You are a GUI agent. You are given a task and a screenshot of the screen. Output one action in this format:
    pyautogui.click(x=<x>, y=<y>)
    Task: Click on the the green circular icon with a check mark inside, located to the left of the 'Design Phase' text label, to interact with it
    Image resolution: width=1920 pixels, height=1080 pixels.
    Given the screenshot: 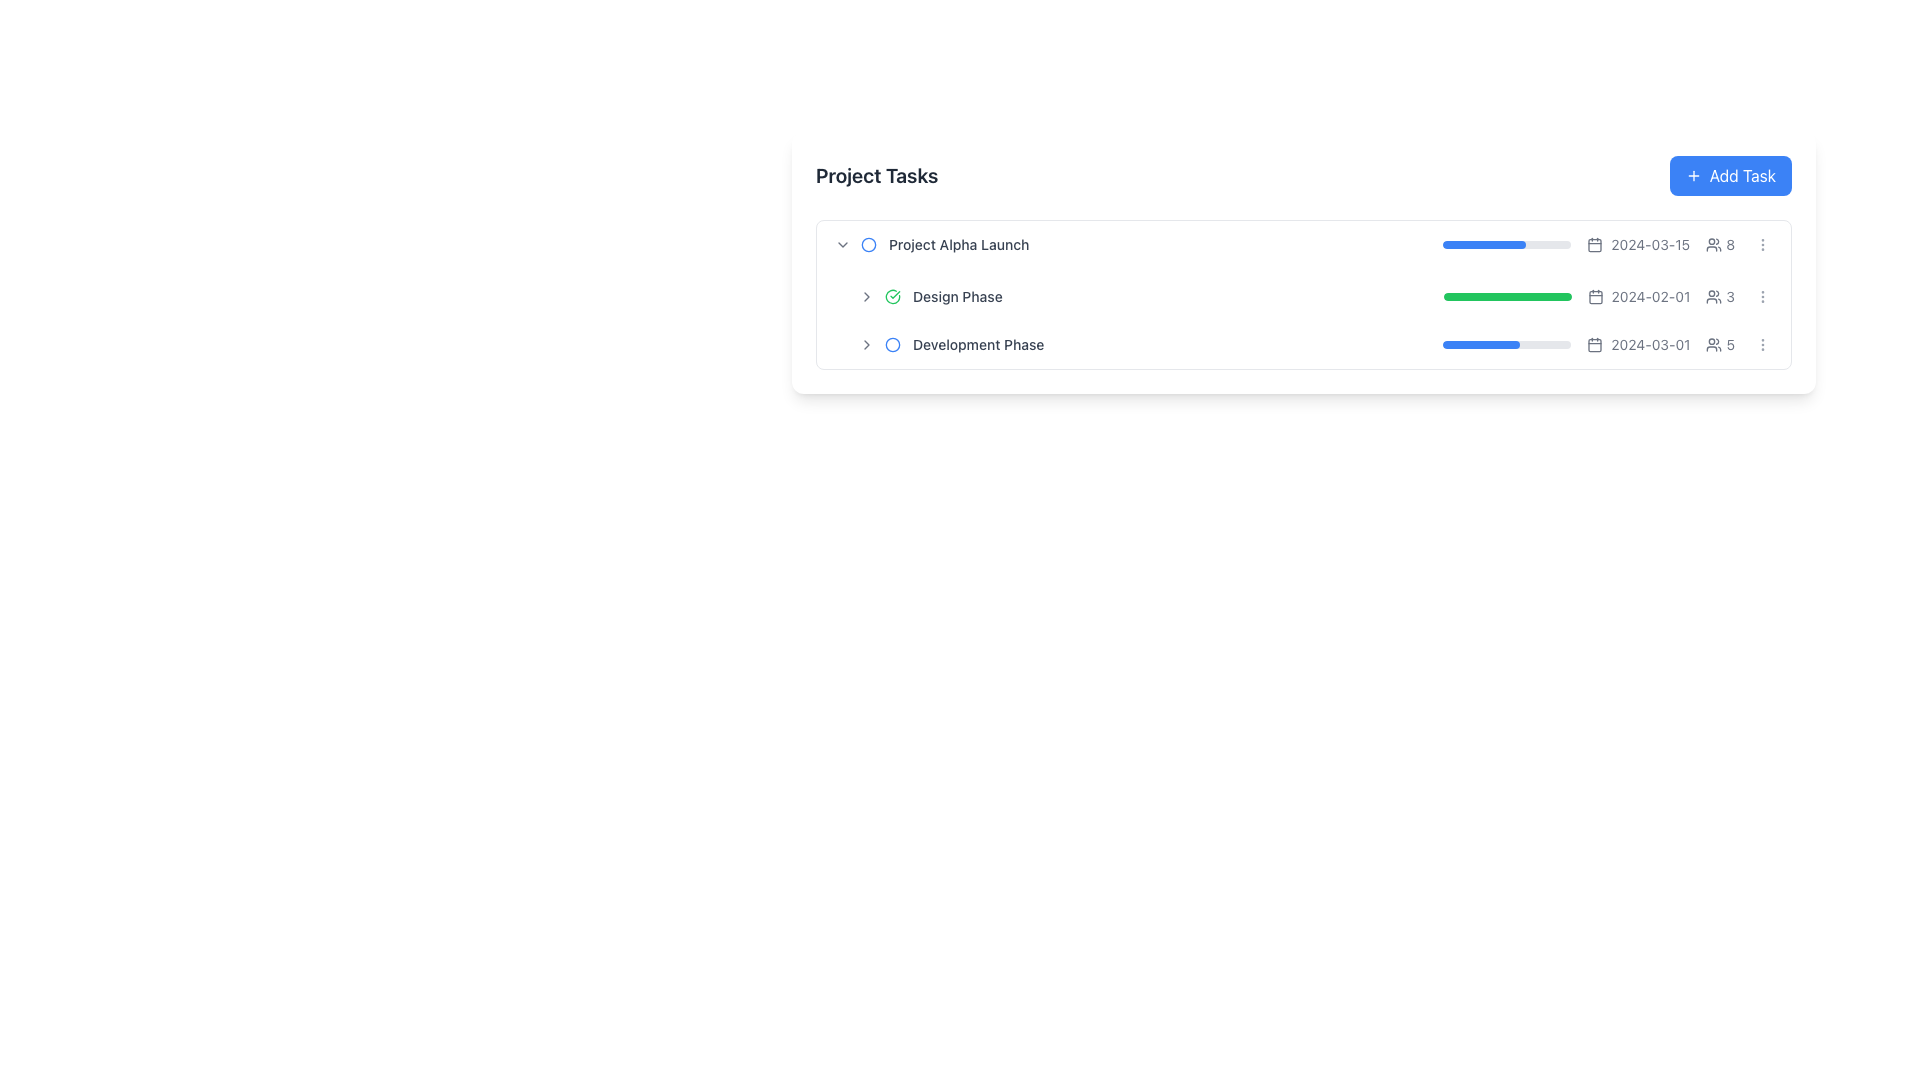 What is the action you would take?
    pyautogui.click(x=891, y=297)
    